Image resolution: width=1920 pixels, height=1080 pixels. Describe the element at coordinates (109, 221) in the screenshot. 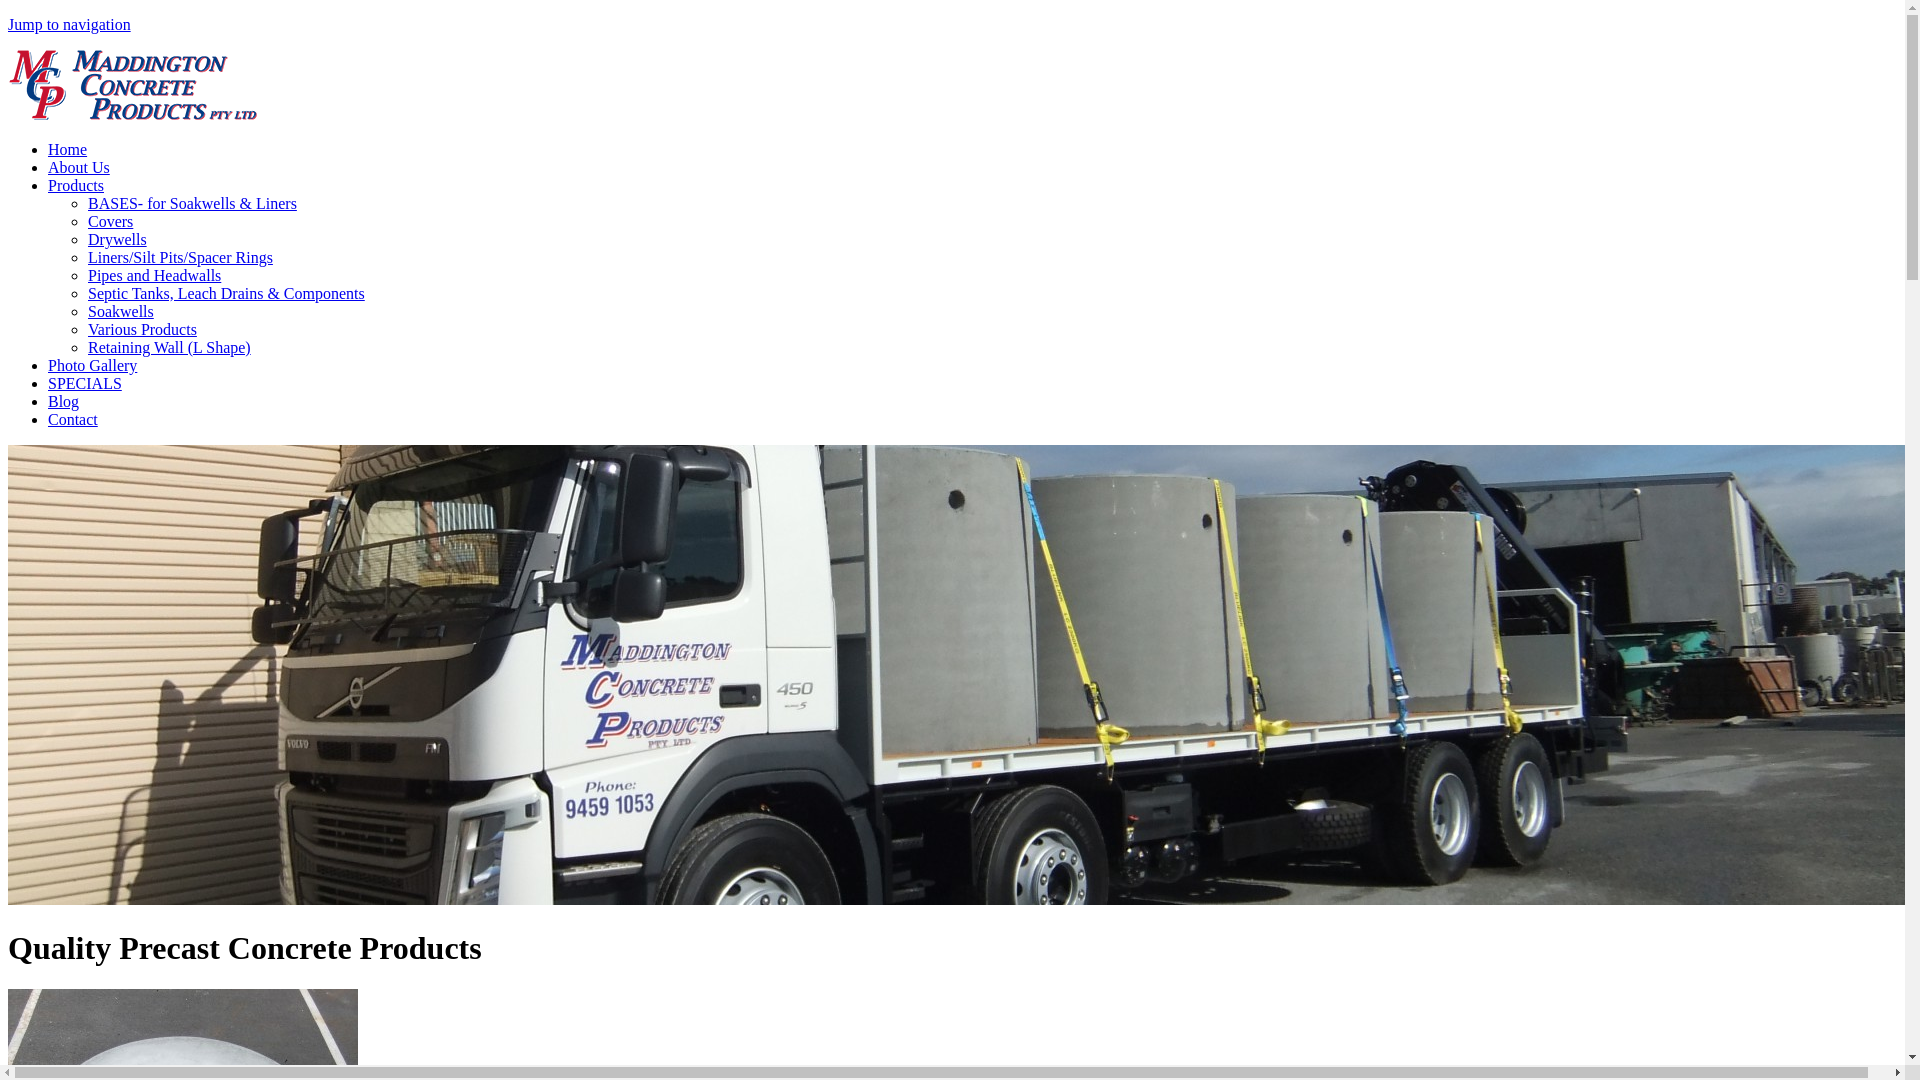

I see `'Covers'` at that location.